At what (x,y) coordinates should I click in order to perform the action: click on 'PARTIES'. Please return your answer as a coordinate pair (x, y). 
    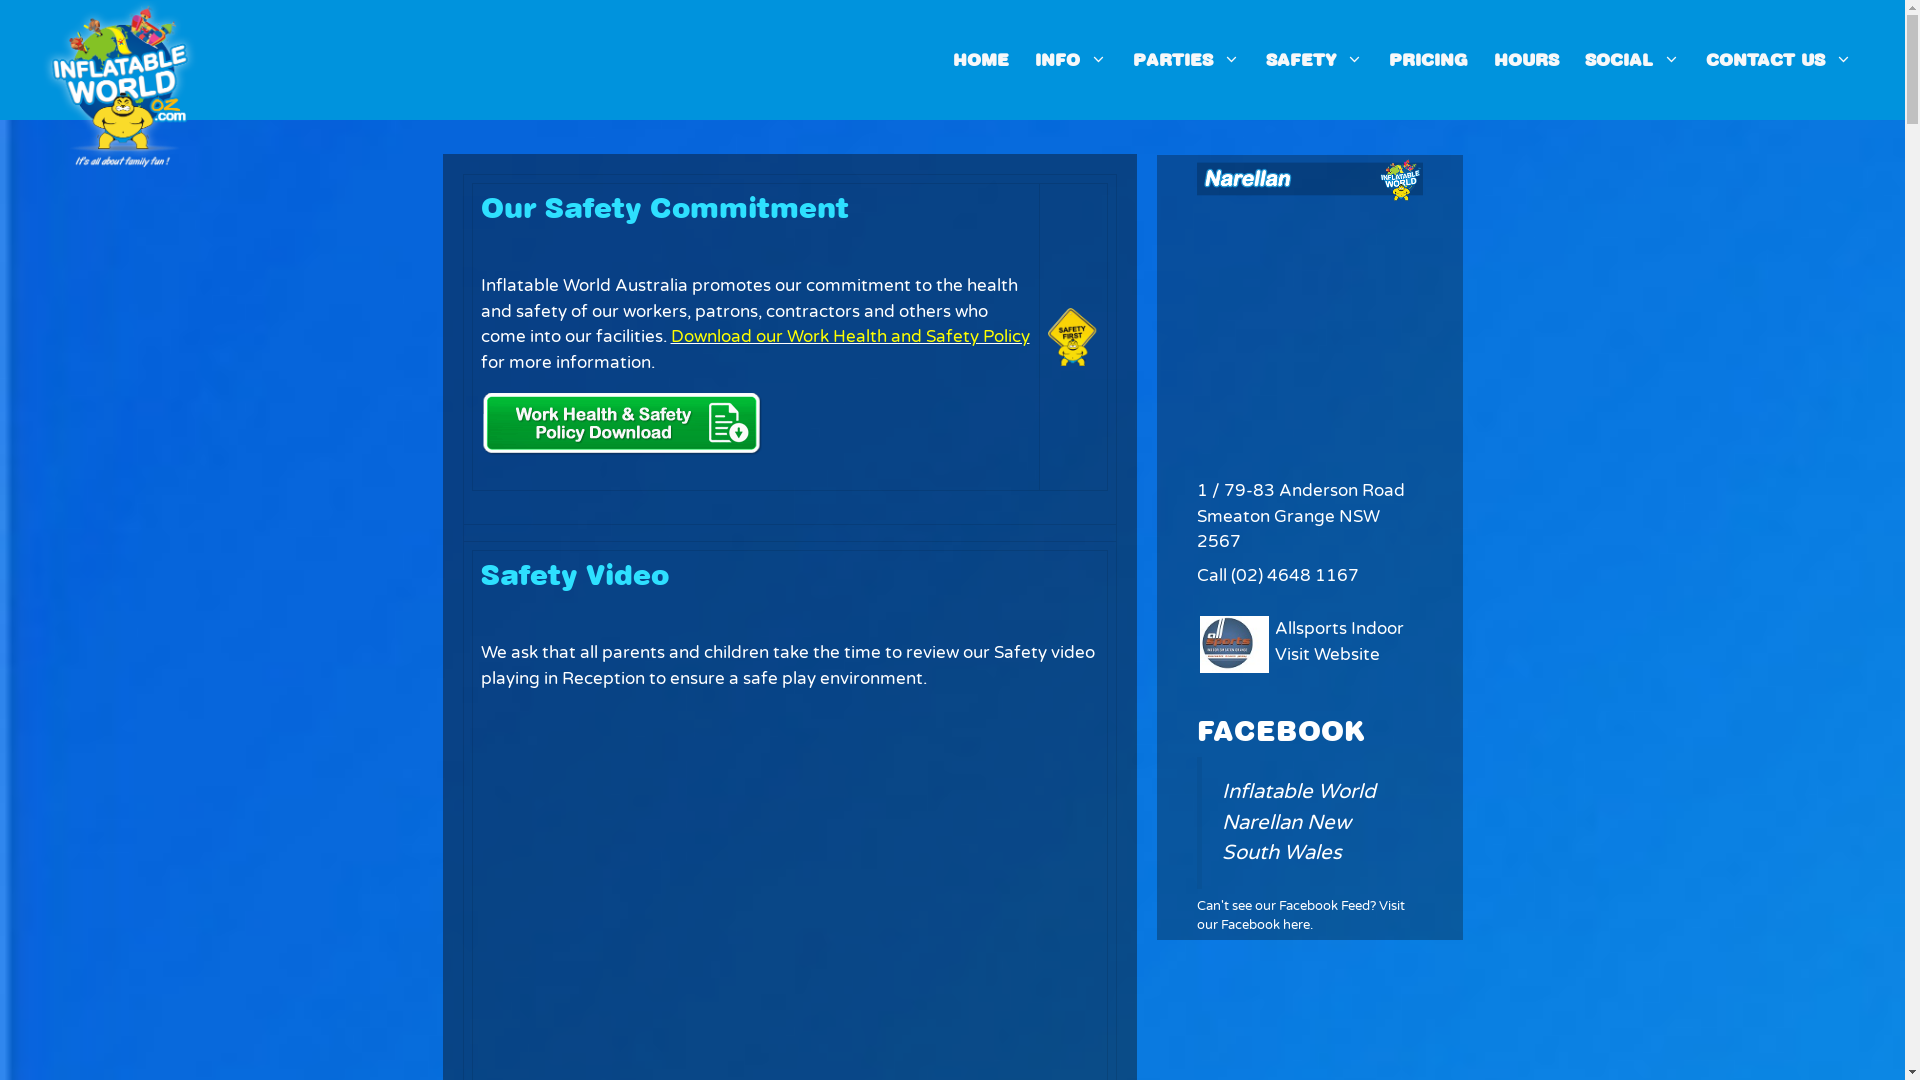
    Looking at the image, I should click on (1186, 59).